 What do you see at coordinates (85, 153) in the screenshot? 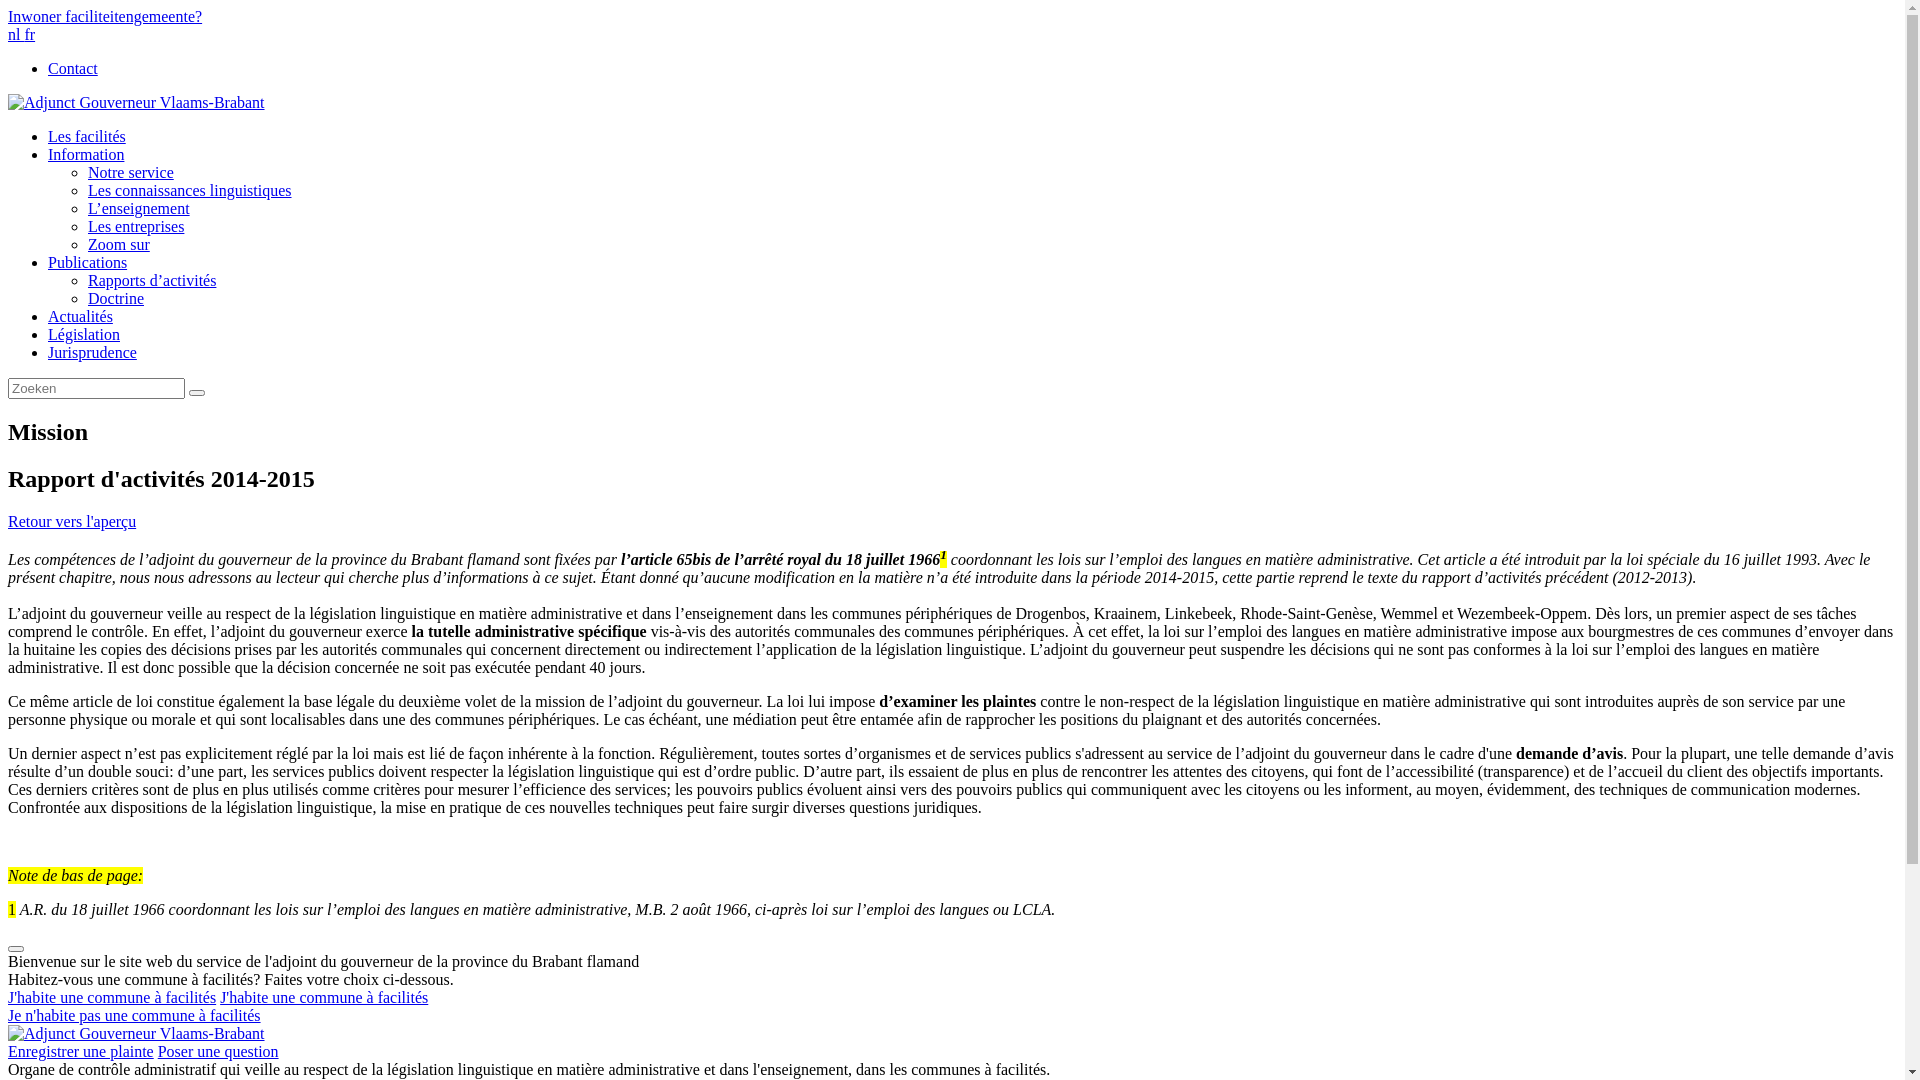
I see `'Information'` at bounding box center [85, 153].